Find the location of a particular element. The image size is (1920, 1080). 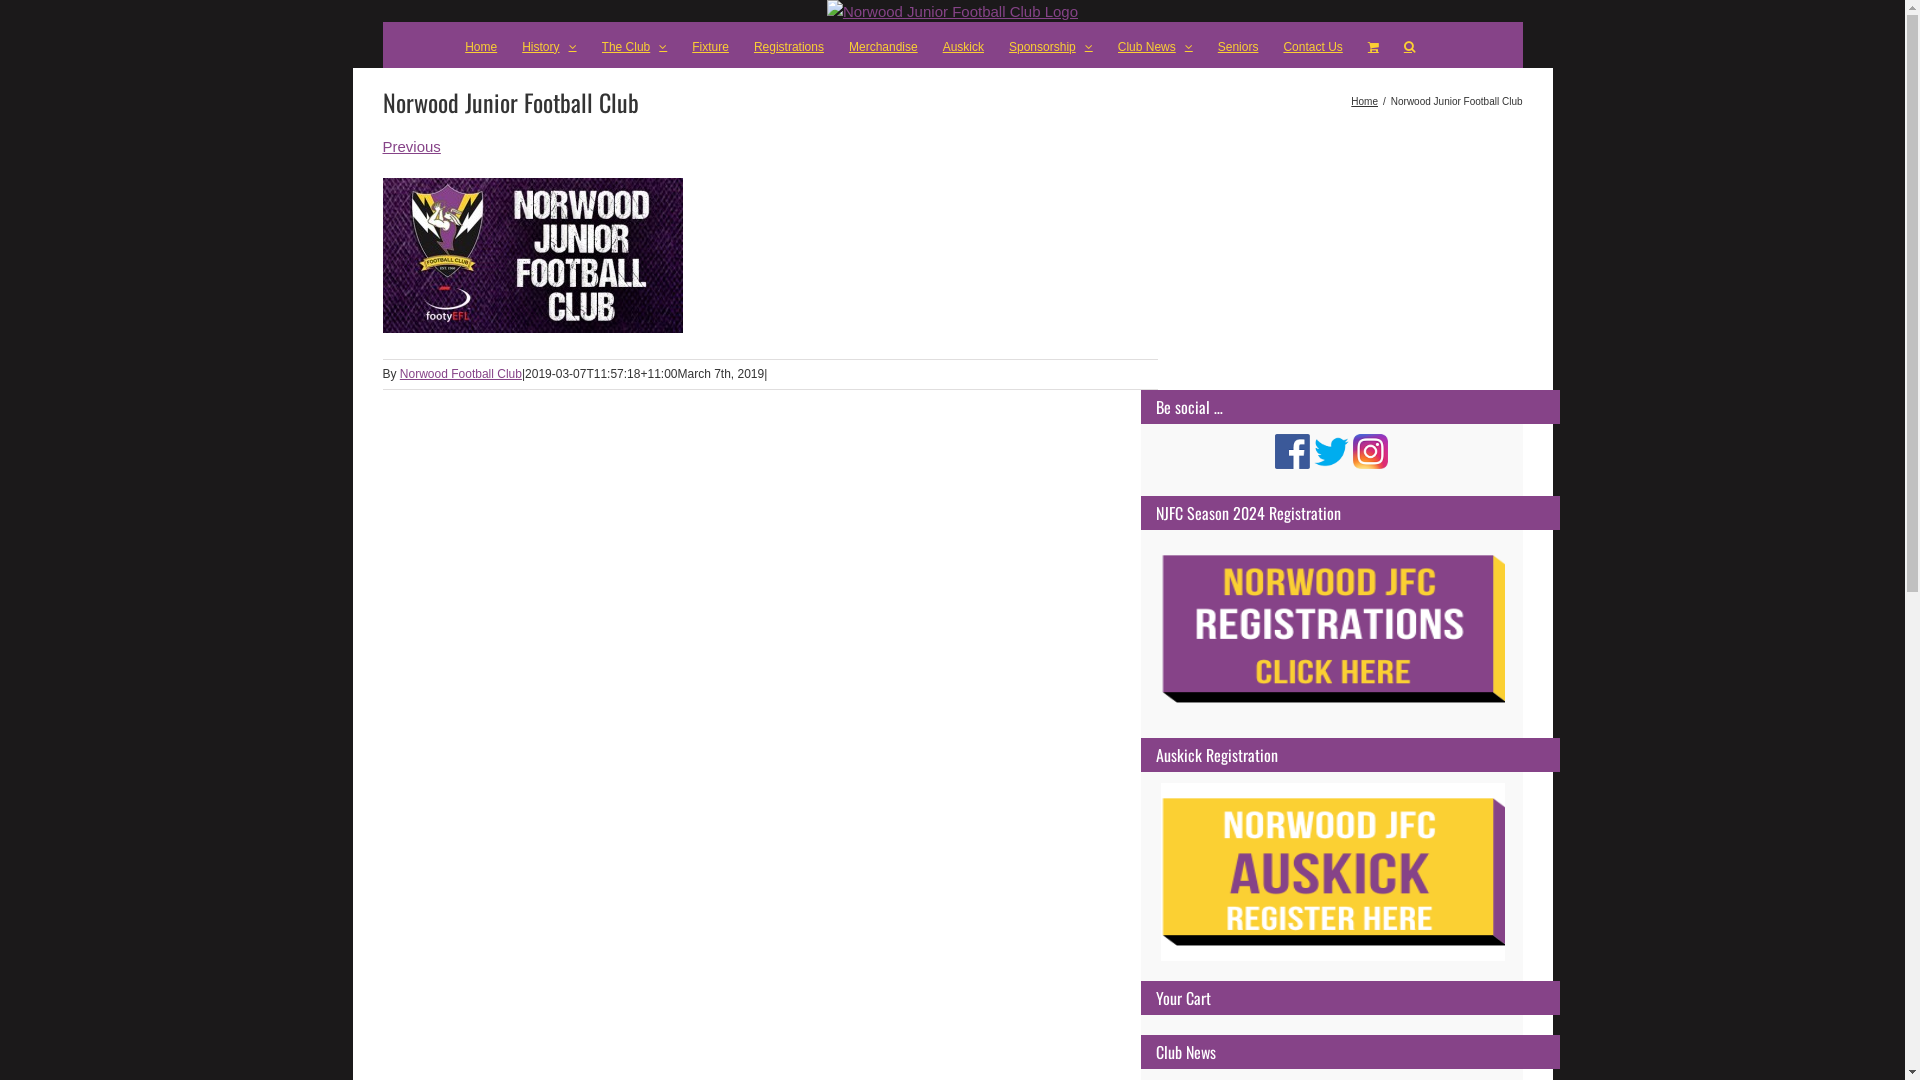

'Club News' is located at coordinates (1155, 45).